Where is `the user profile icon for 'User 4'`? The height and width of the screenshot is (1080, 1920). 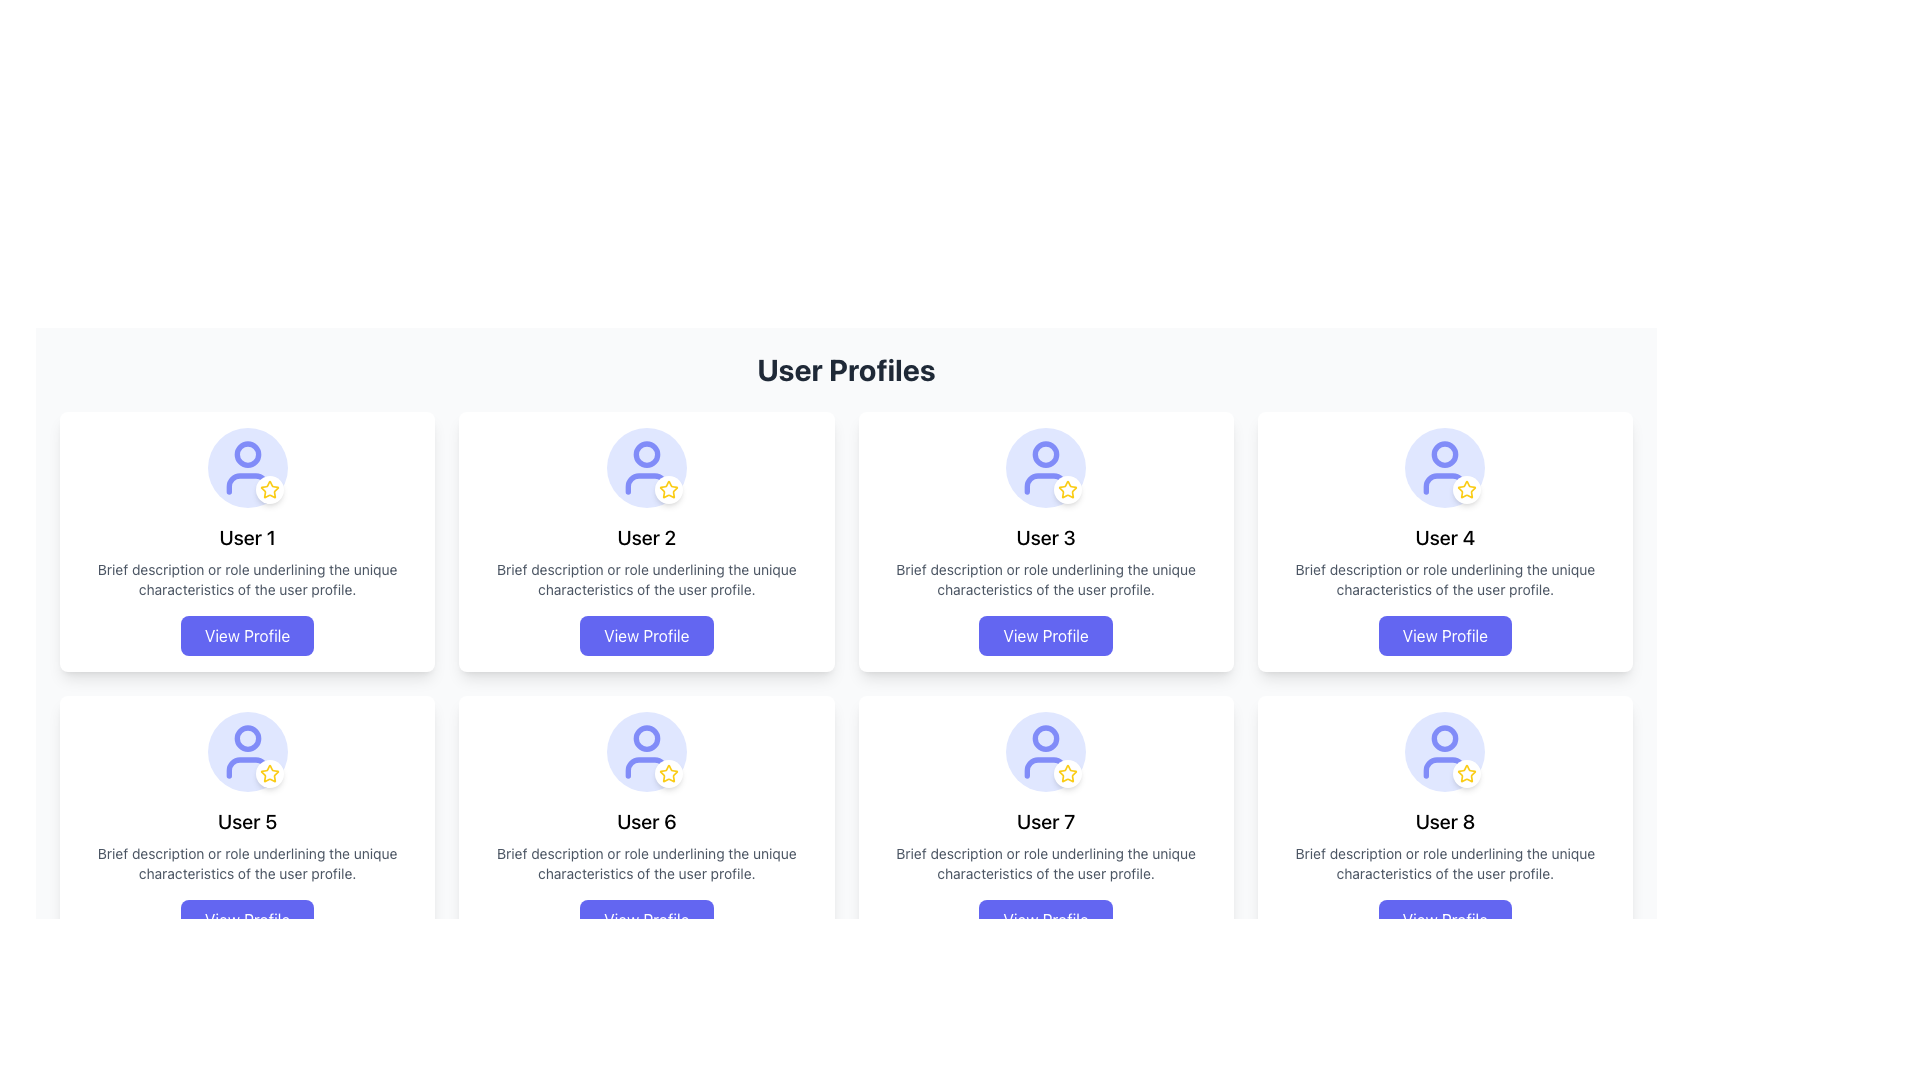 the user profile icon for 'User 4' is located at coordinates (1445, 467).